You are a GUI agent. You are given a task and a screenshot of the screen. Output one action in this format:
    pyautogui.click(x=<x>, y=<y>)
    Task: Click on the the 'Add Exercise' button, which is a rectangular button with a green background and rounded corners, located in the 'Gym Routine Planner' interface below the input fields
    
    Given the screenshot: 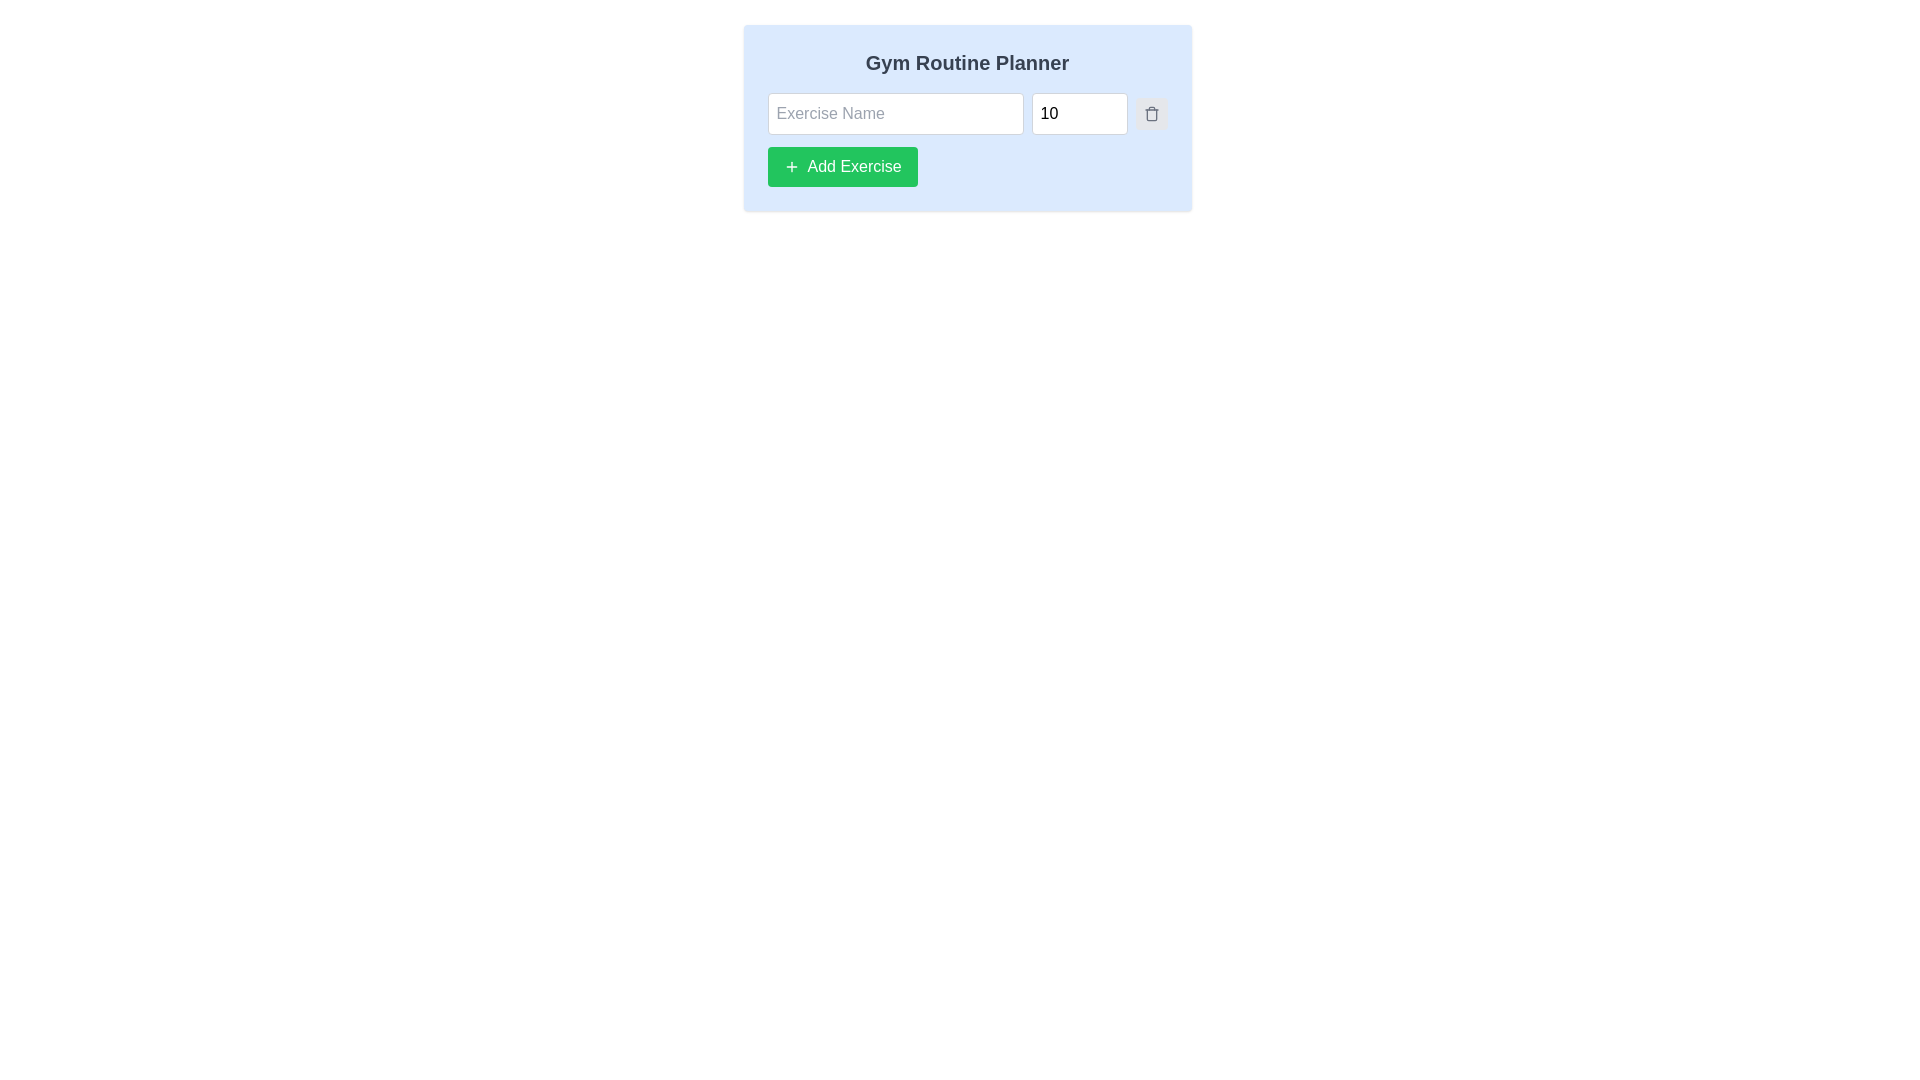 What is the action you would take?
    pyautogui.click(x=842, y=165)
    